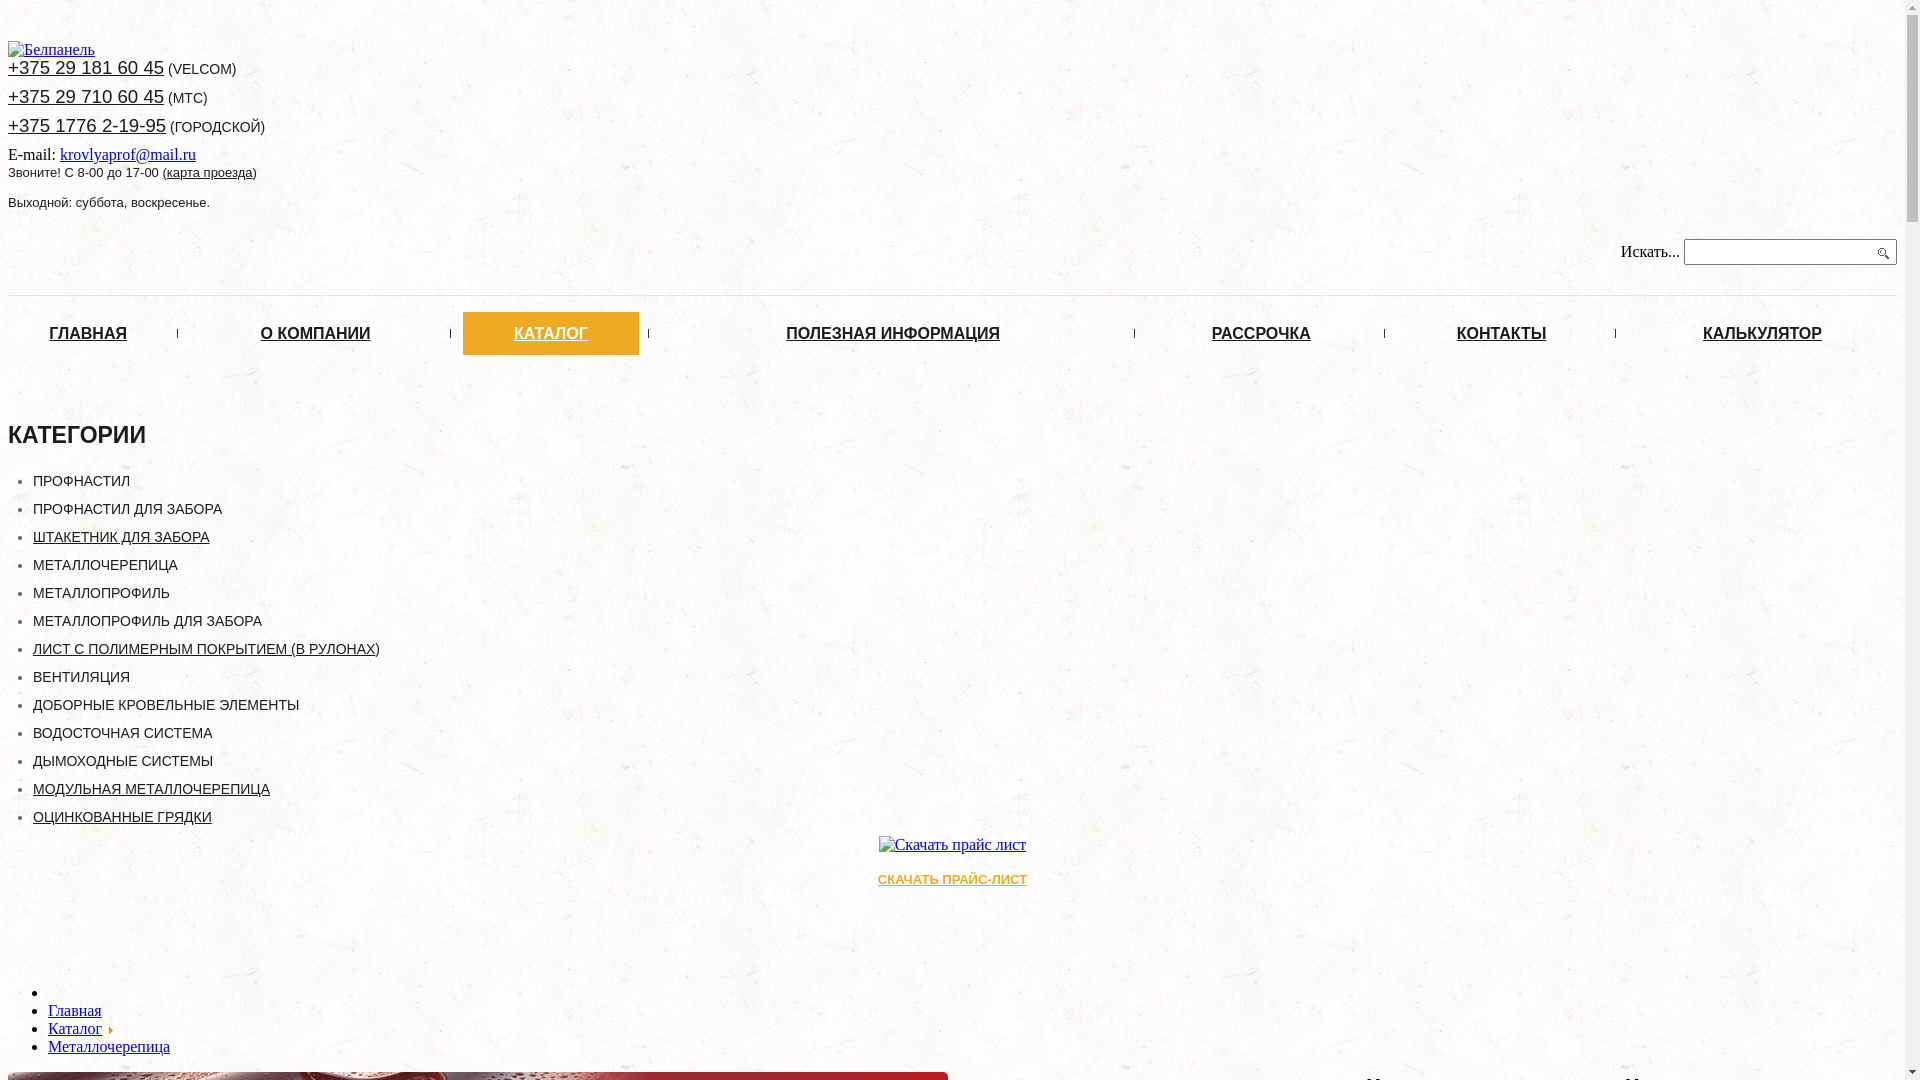 This screenshot has width=1920, height=1080. What do you see at coordinates (59, 153) in the screenshot?
I see `'krovlyaprof@mail.ru'` at bounding box center [59, 153].